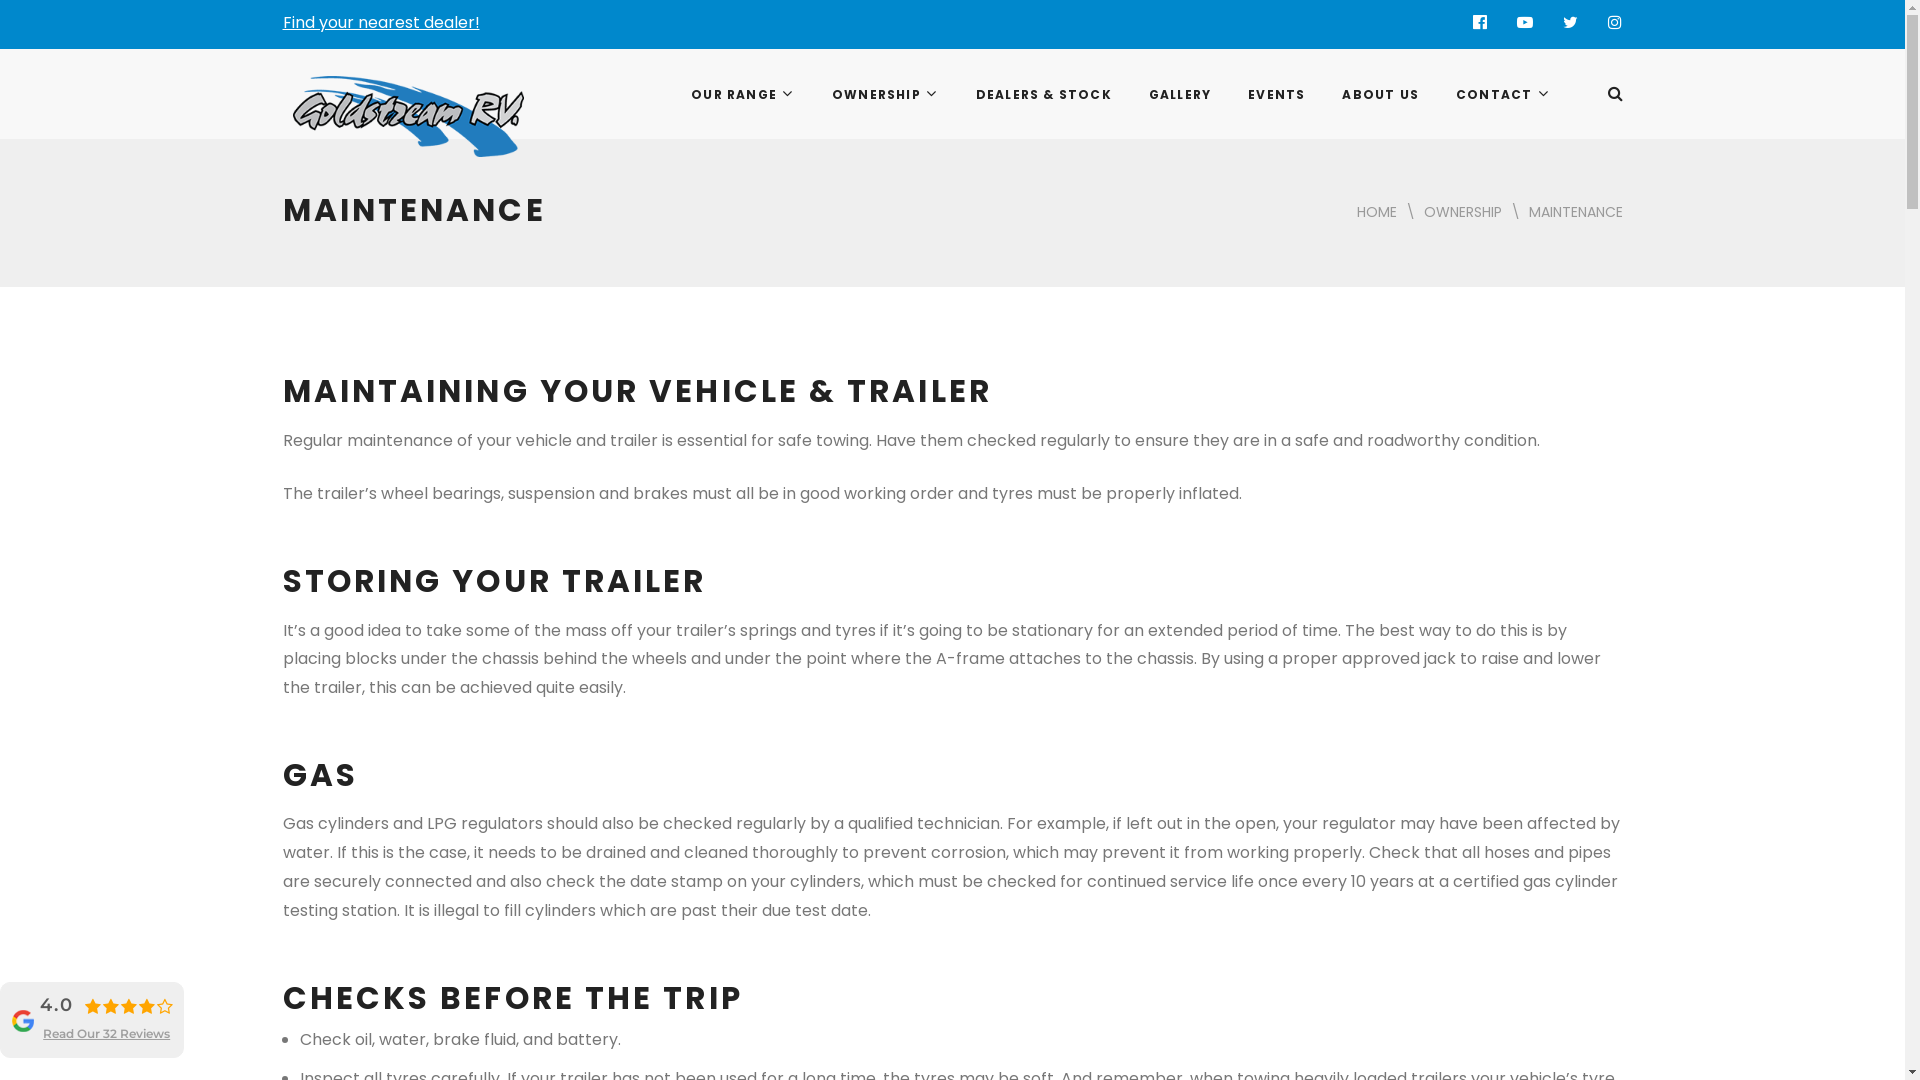  Describe the element at coordinates (1501, 94) in the screenshot. I see `'CONTACT'` at that location.